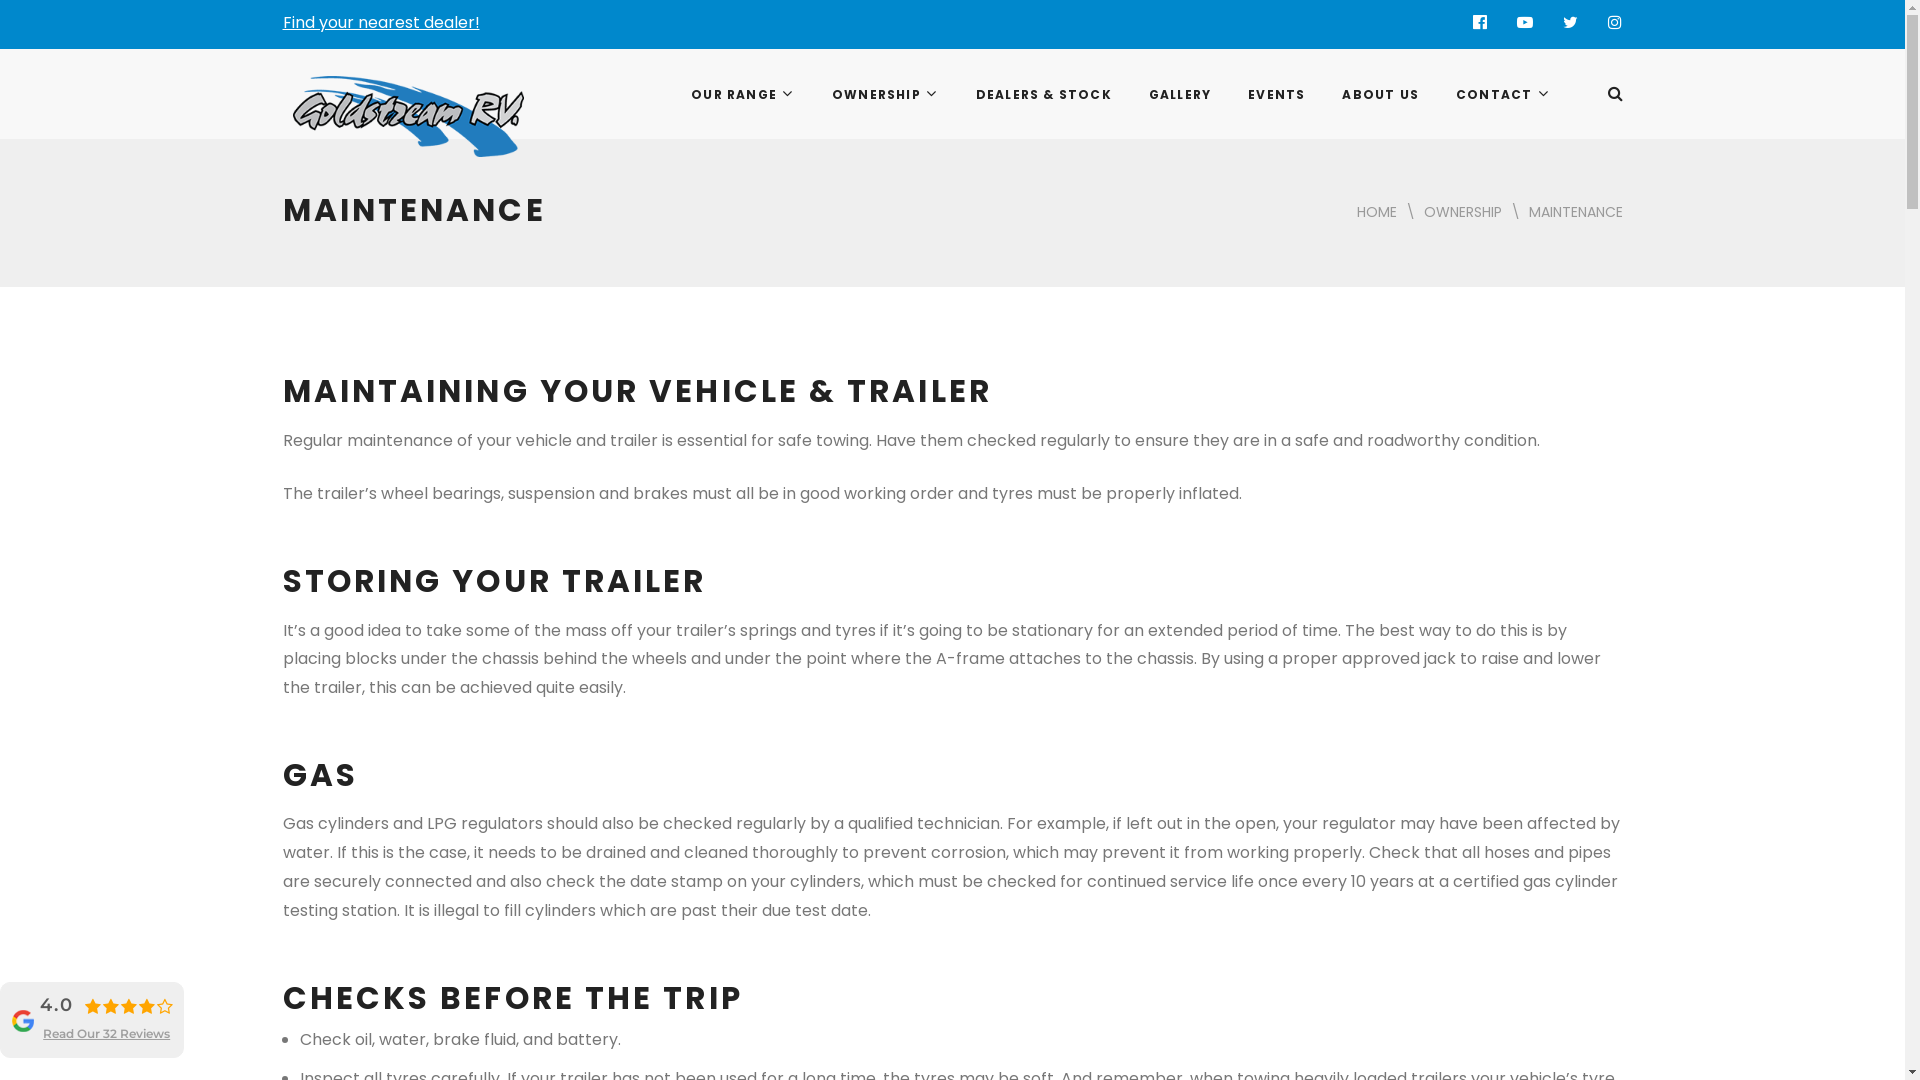  Describe the element at coordinates (1501, 94) in the screenshot. I see `'CONTACT'` at that location.